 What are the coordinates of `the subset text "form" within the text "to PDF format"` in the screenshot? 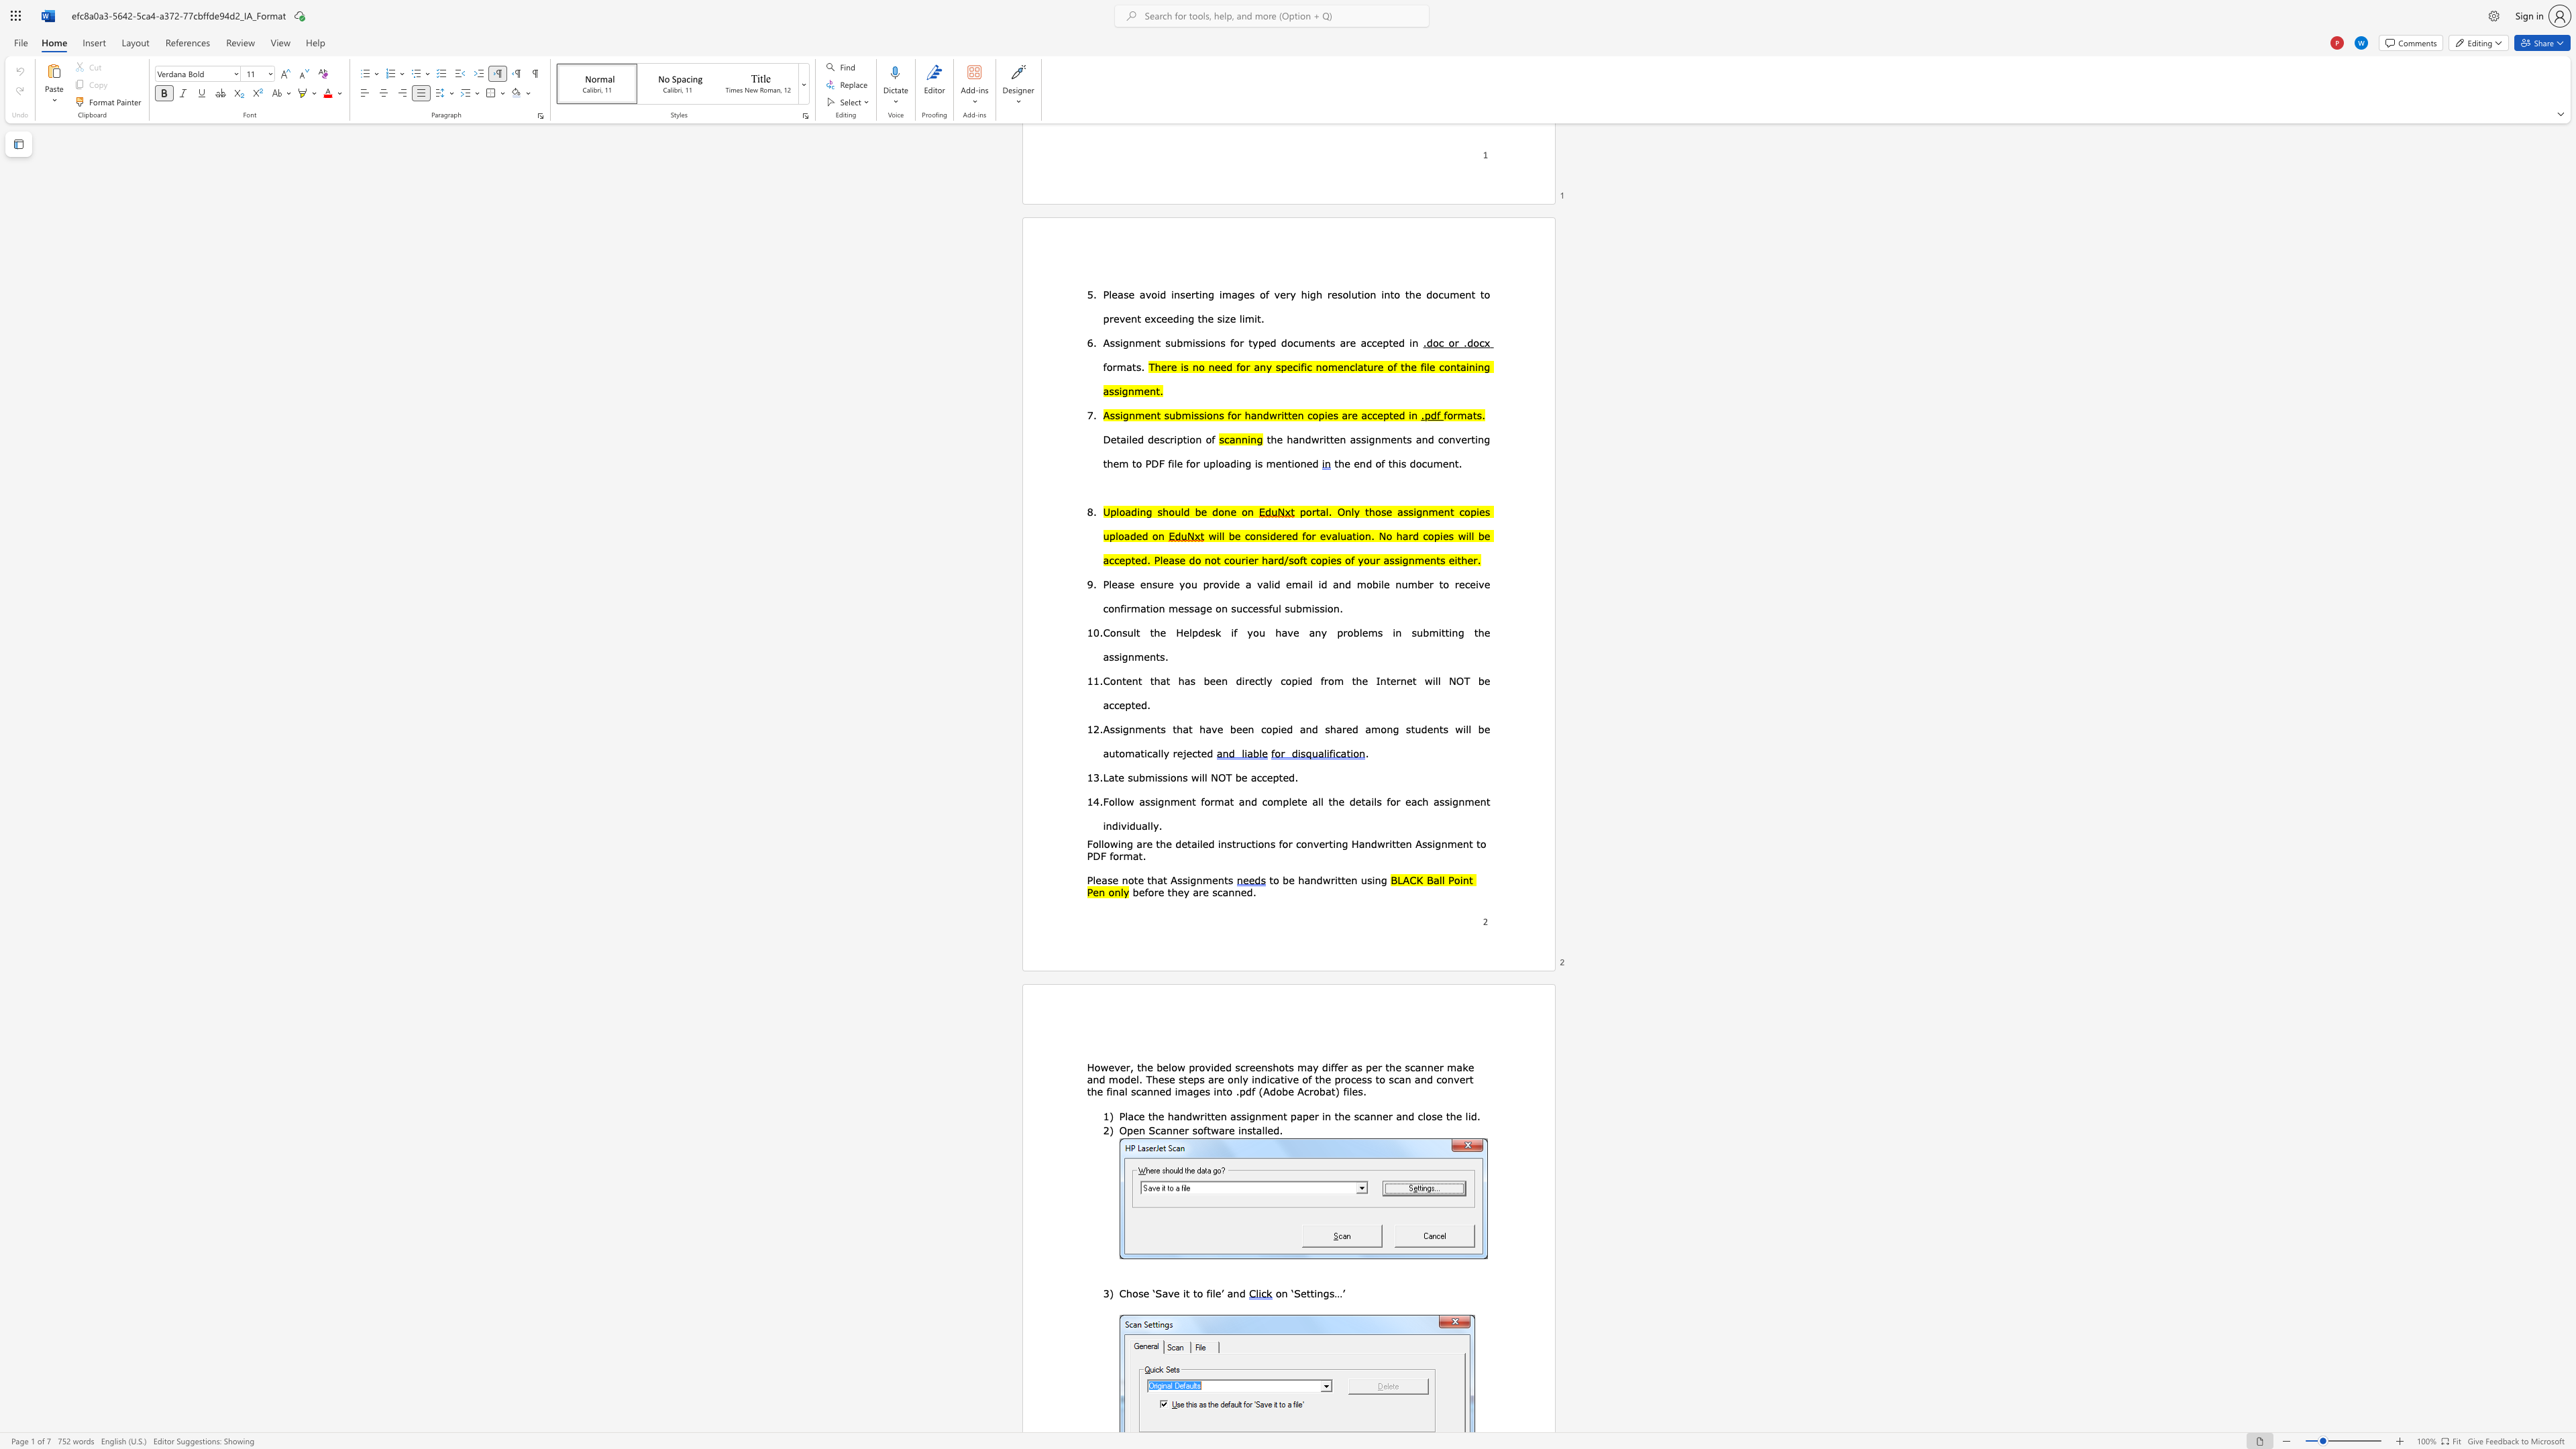 It's located at (1110, 855).